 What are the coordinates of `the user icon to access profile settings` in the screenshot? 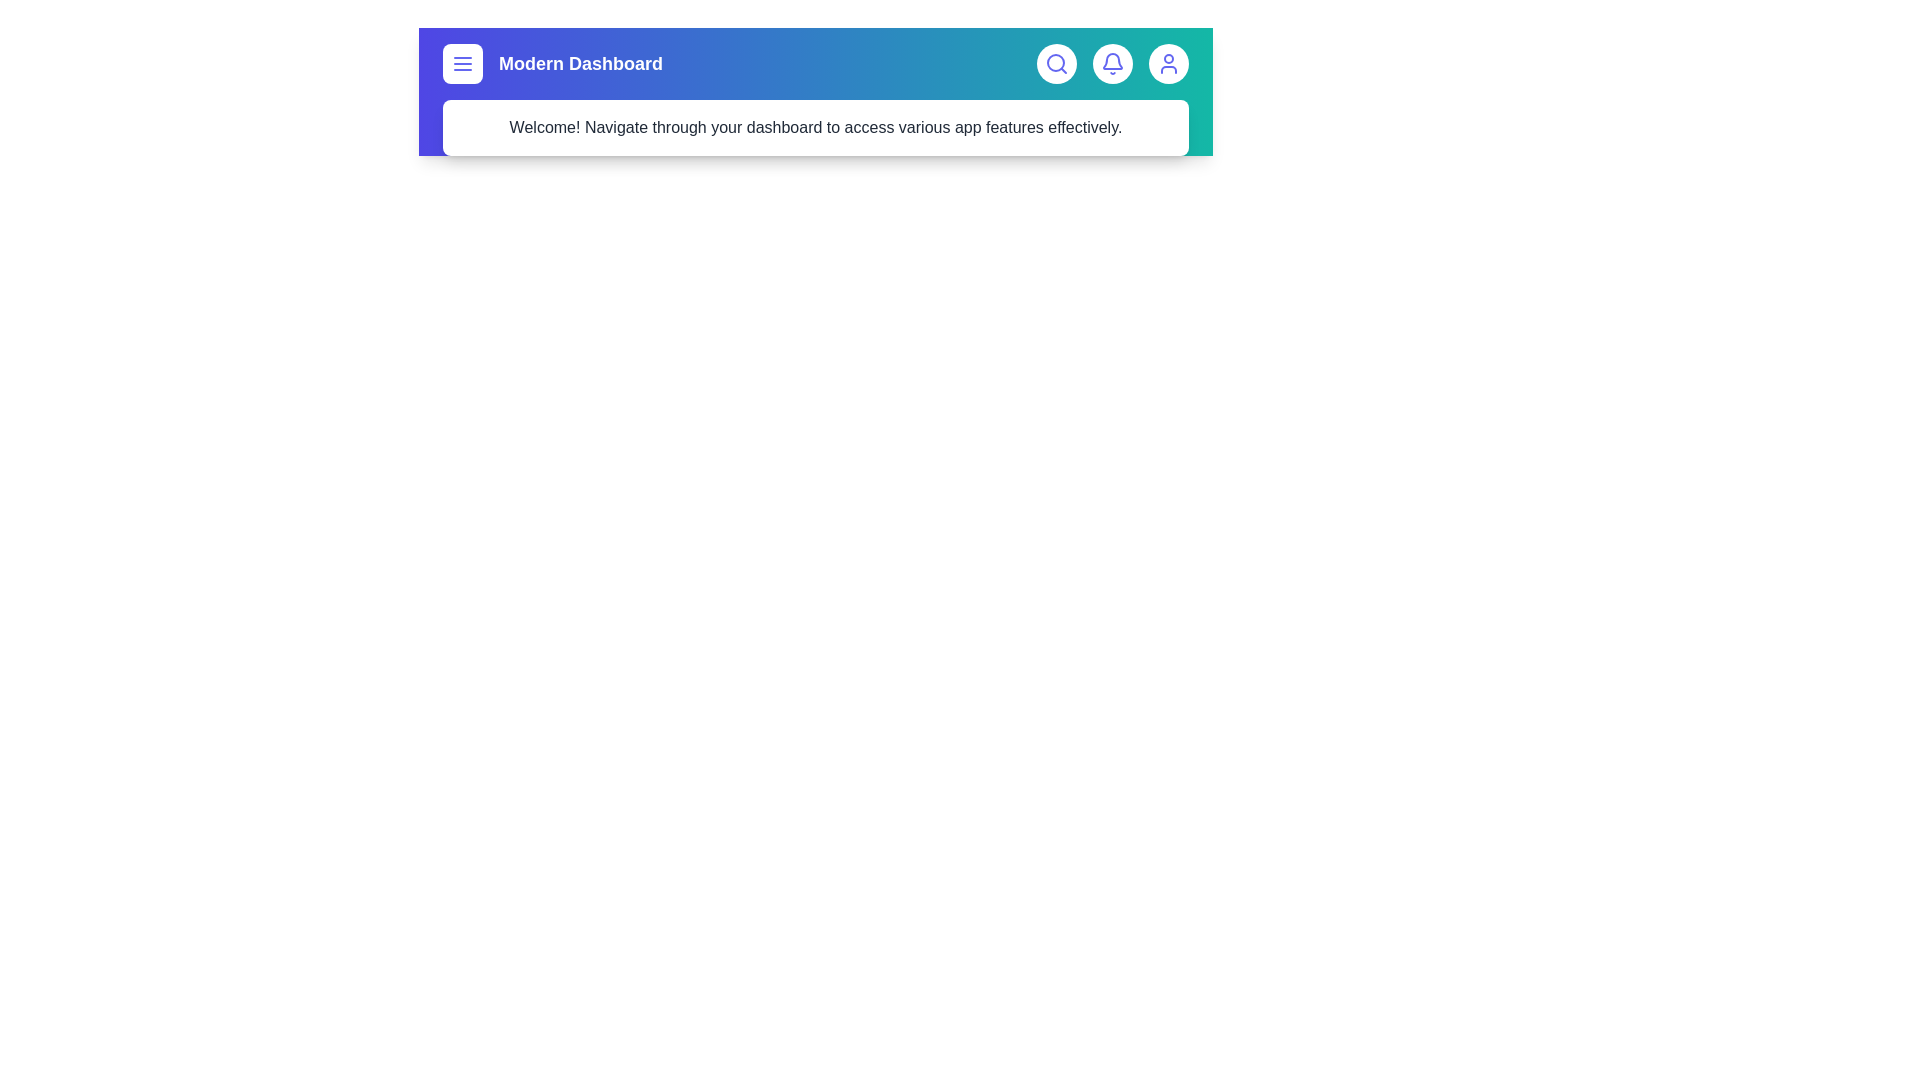 It's located at (1169, 63).